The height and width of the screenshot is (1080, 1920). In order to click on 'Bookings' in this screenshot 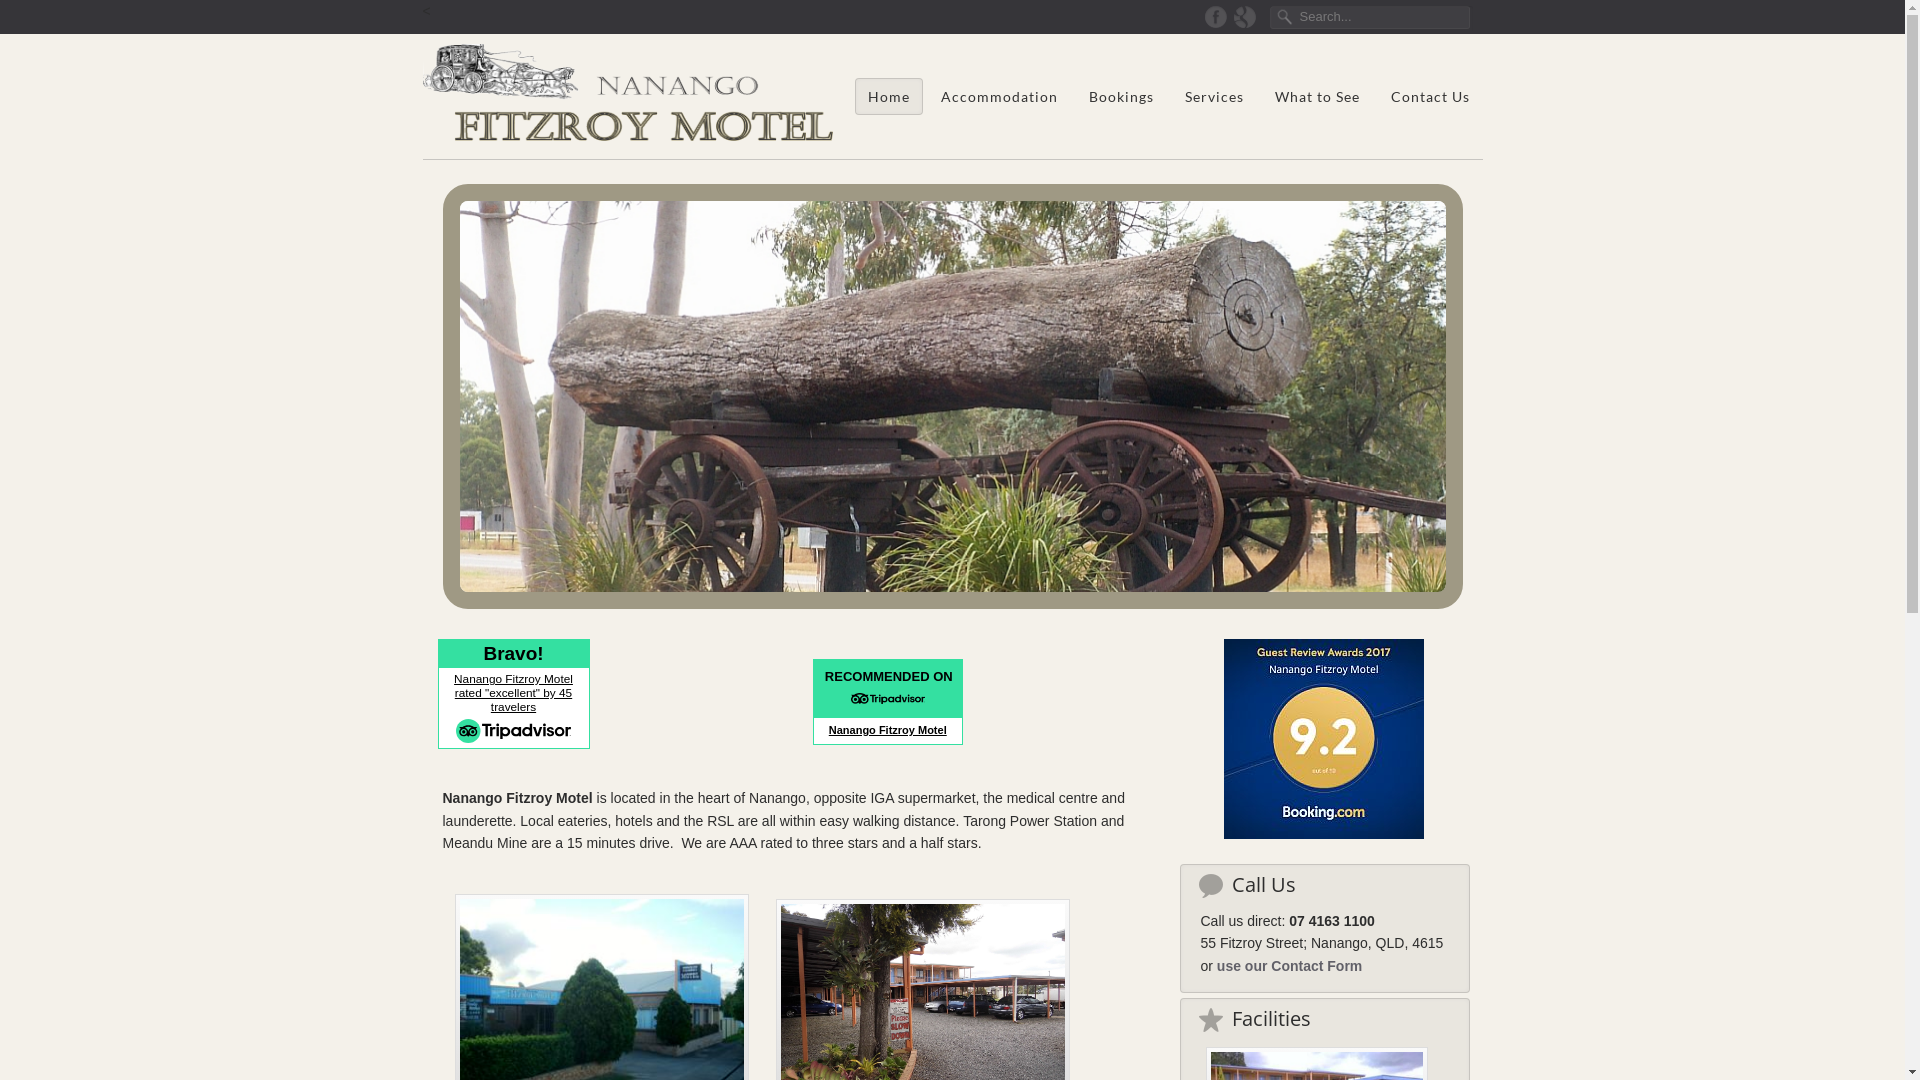, I will do `click(1120, 96)`.